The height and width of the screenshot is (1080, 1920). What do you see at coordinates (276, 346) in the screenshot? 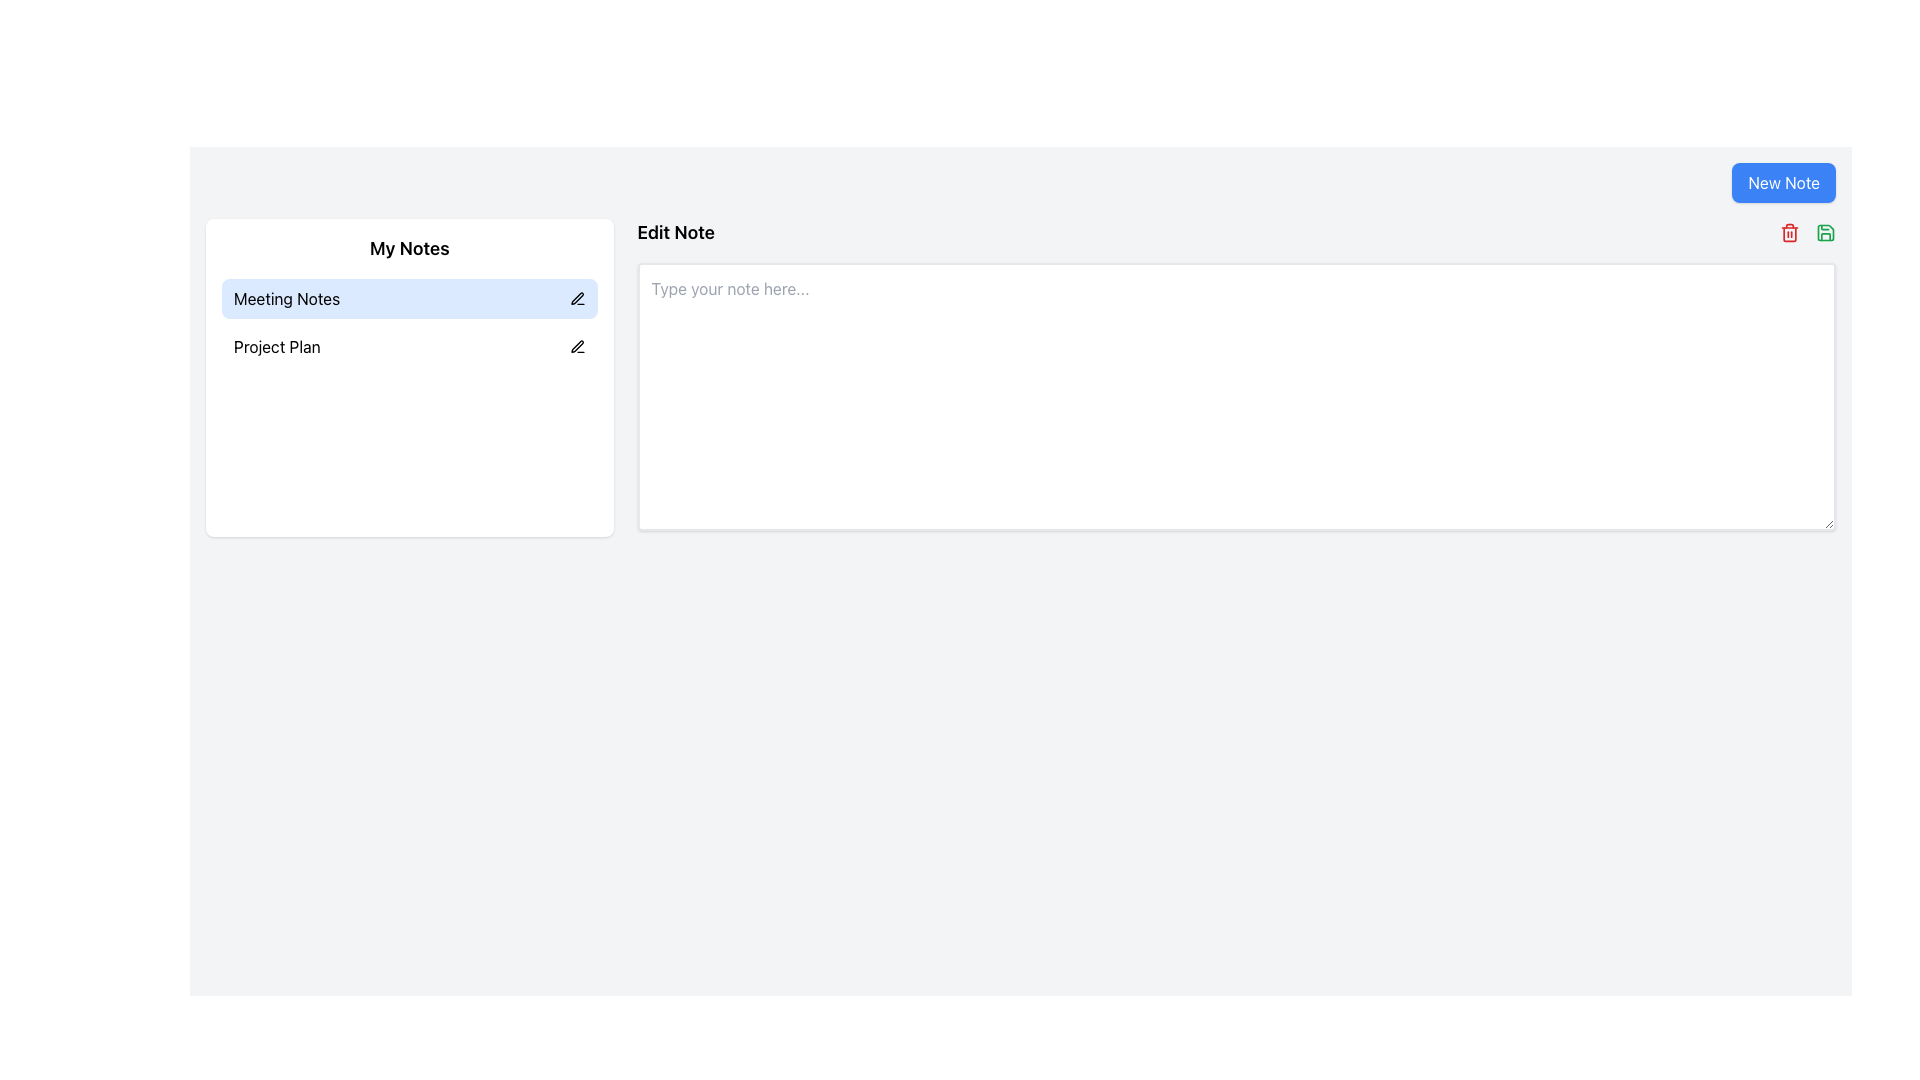
I see `the 'Project Plan' label in the left sidebar 'My Notes'` at bounding box center [276, 346].